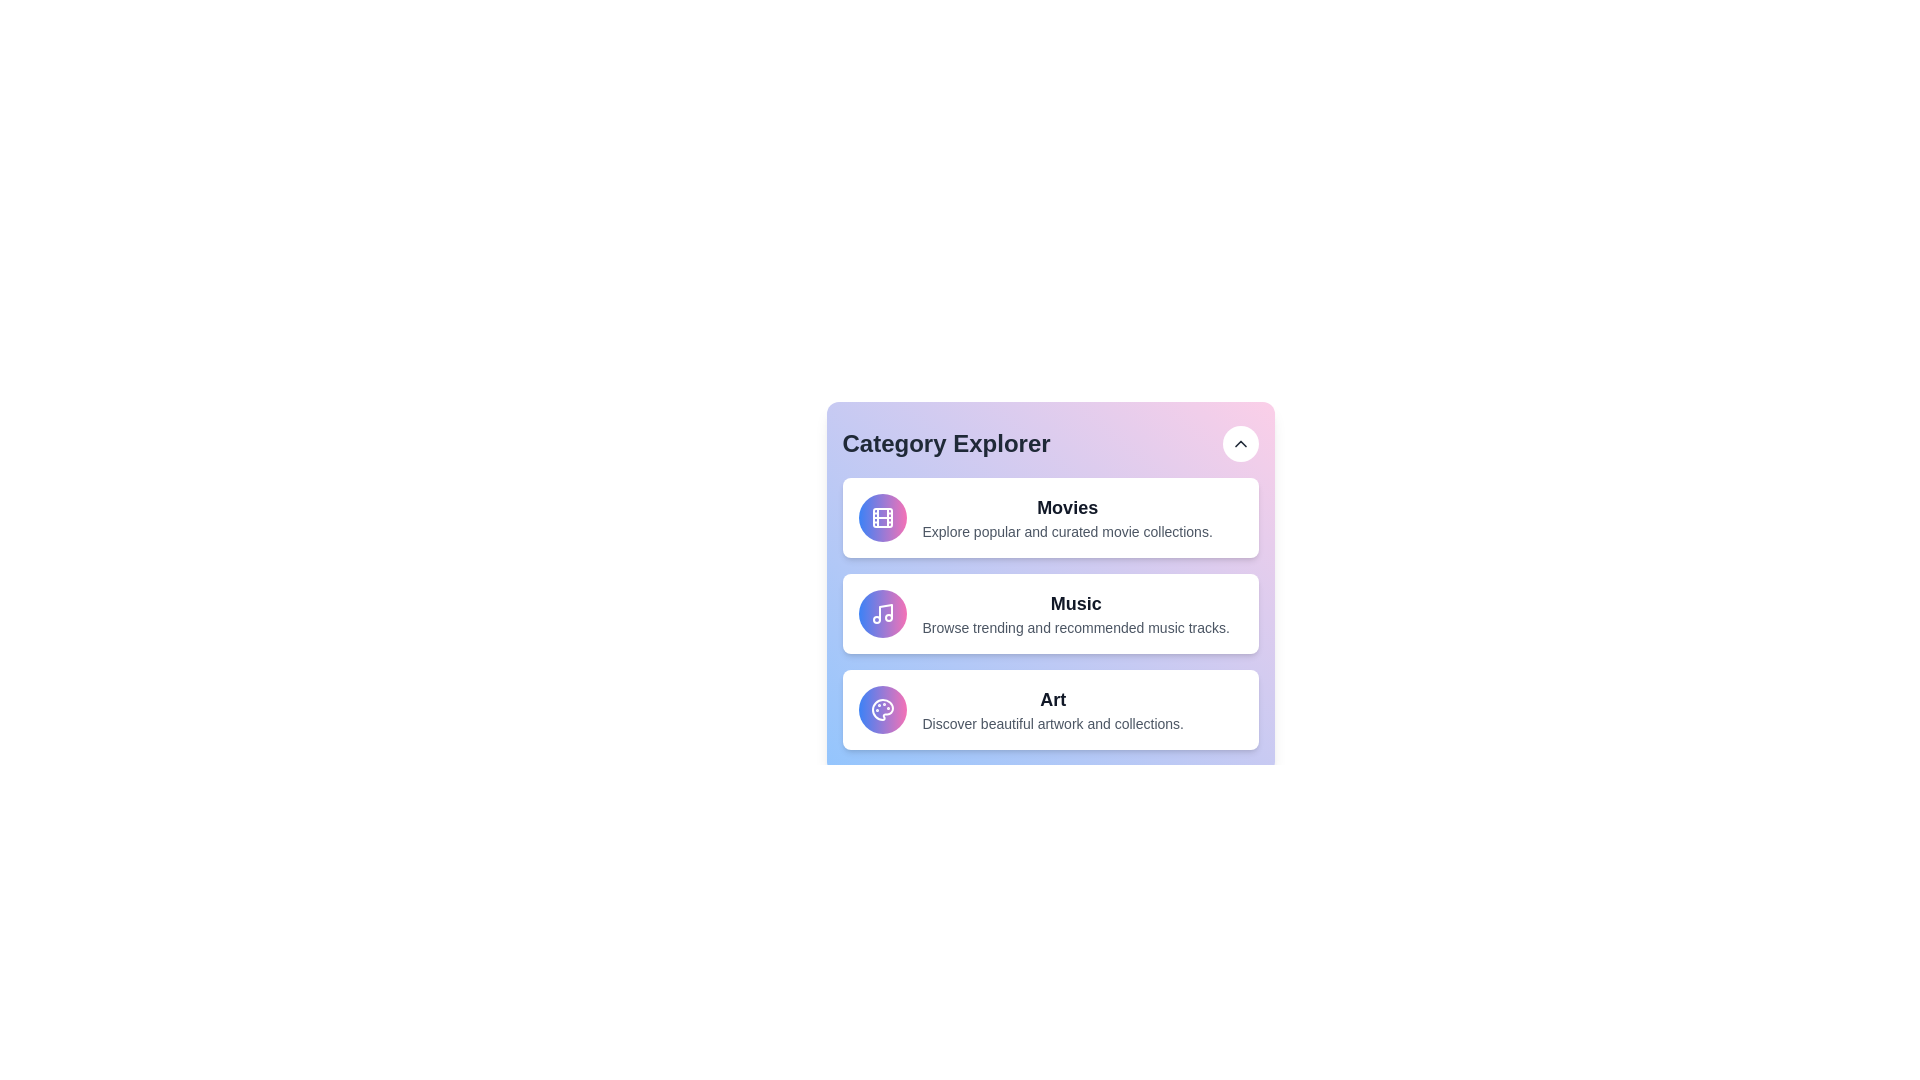 This screenshot has width=1920, height=1080. What do you see at coordinates (881, 516) in the screenshot?
I see `the icon of the Movies category` at bounding box center [881, 516].